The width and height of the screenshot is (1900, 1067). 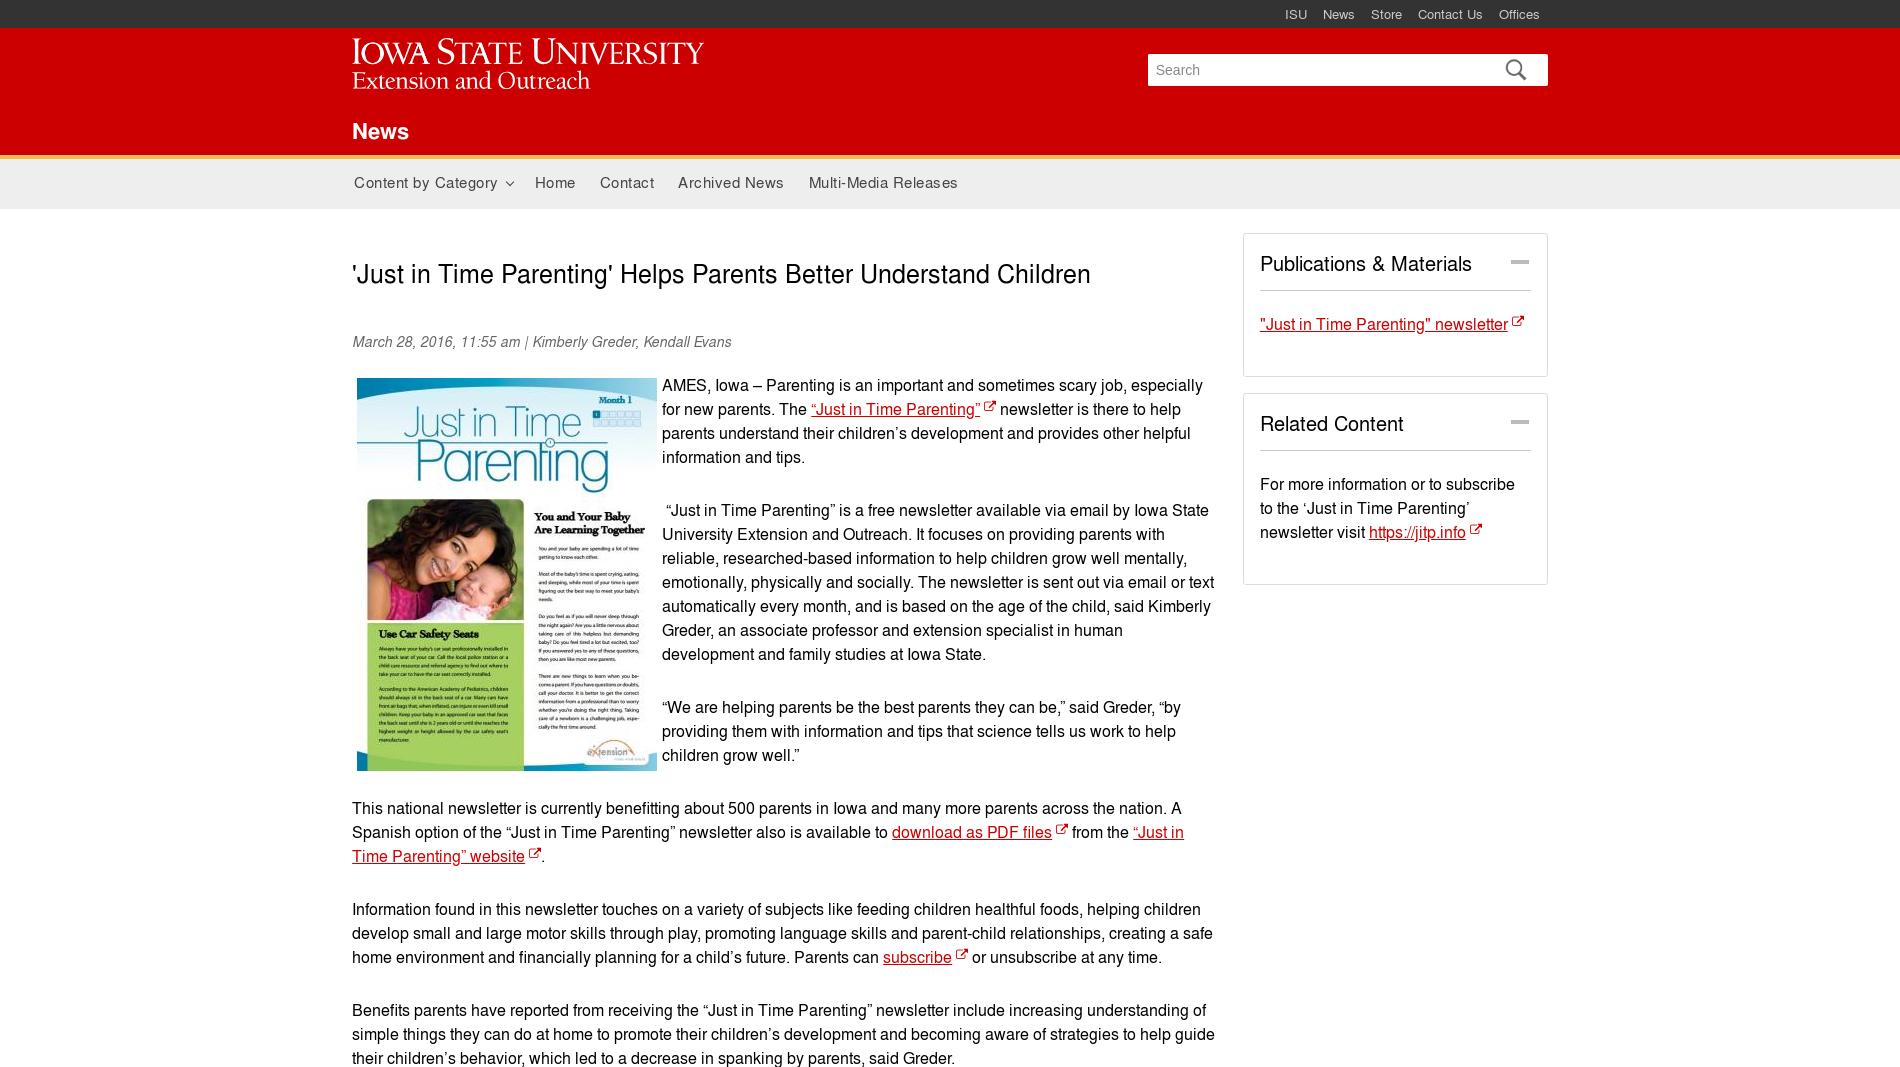 What do you see at coordinates (781, 932) in the screenshot?
I see `'Information found in this newsletter touches on a variety of subjects like feeding children healthful foods, helping children develop small and large motor skills through play, promoting language skills and parent-child relationships, creating a safe home environment and financially planning for a child’s future. Parents can'` at bounding box center [781, 932].